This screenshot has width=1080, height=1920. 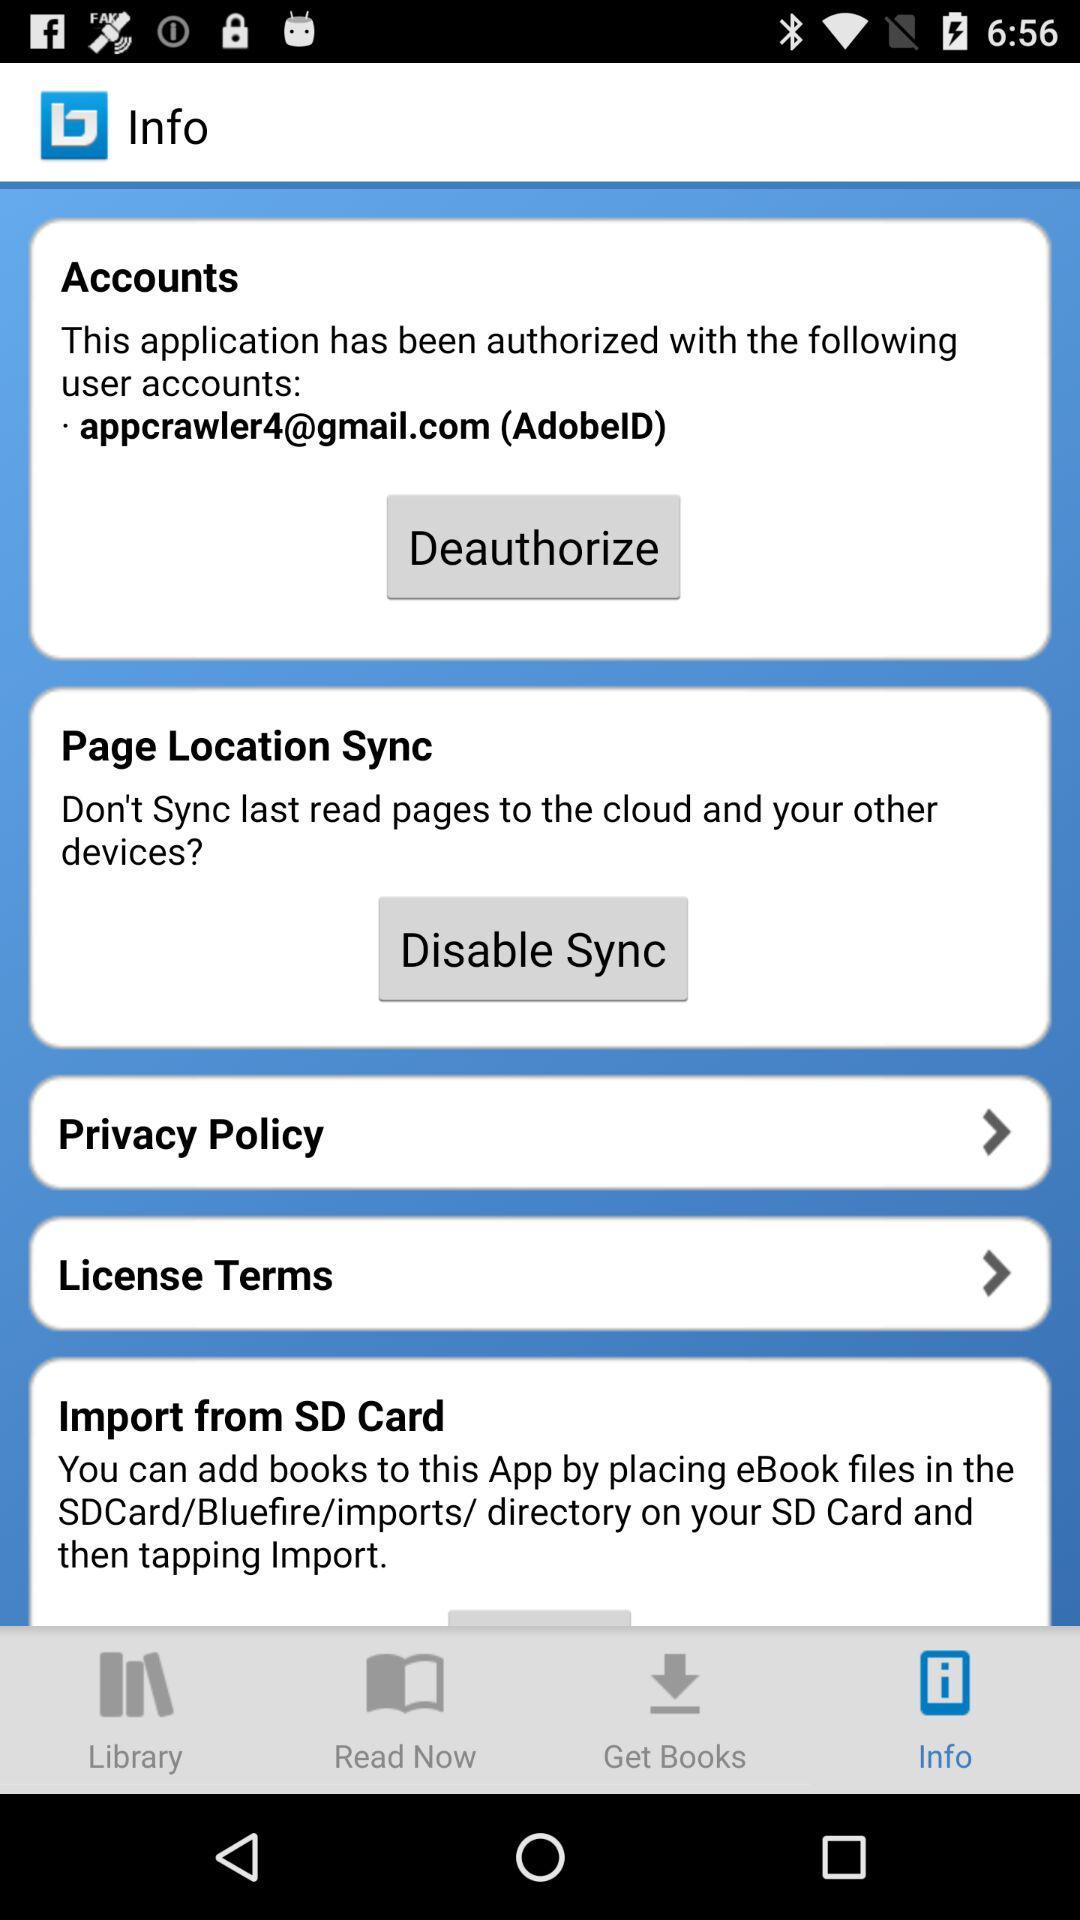 What do you see at coordinates (675, 1708) in the screenshot?
I see `get books` at bounding box center [675, 1708].